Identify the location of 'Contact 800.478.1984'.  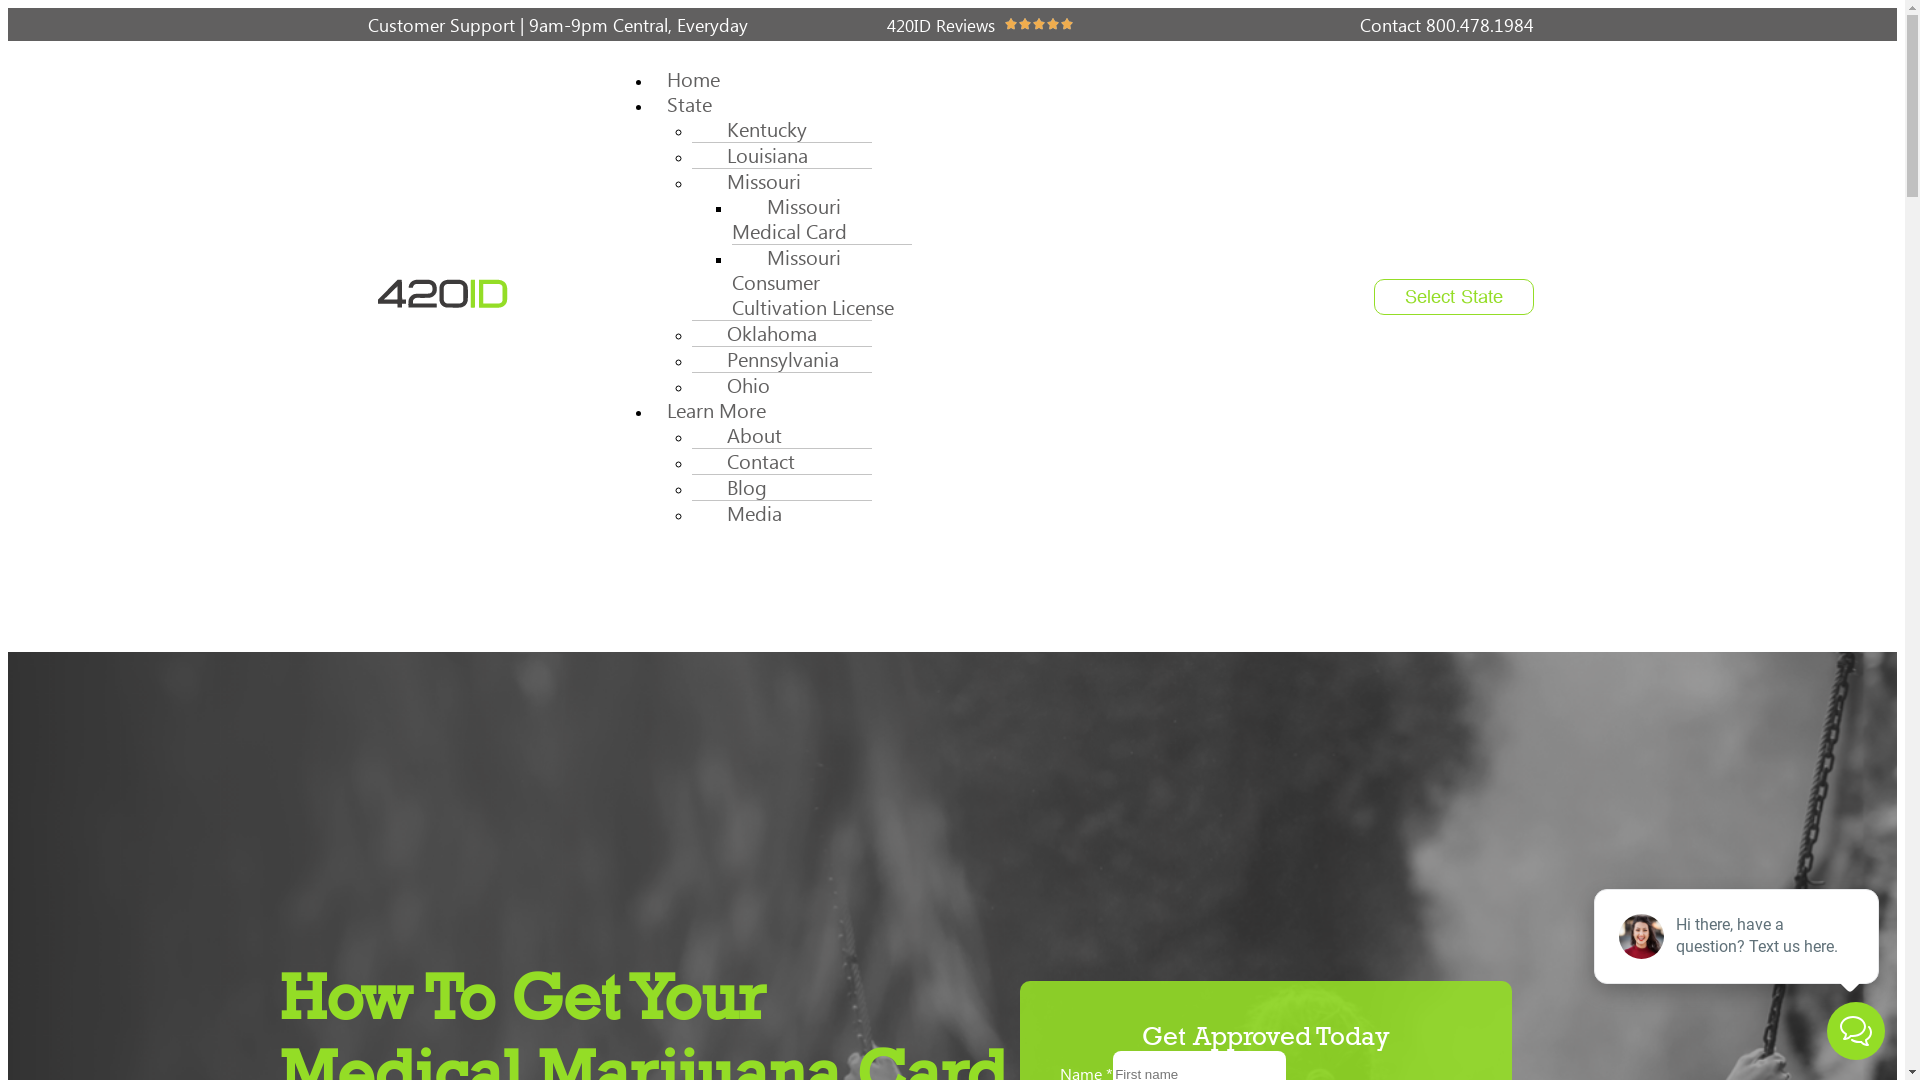
(1359, 24).